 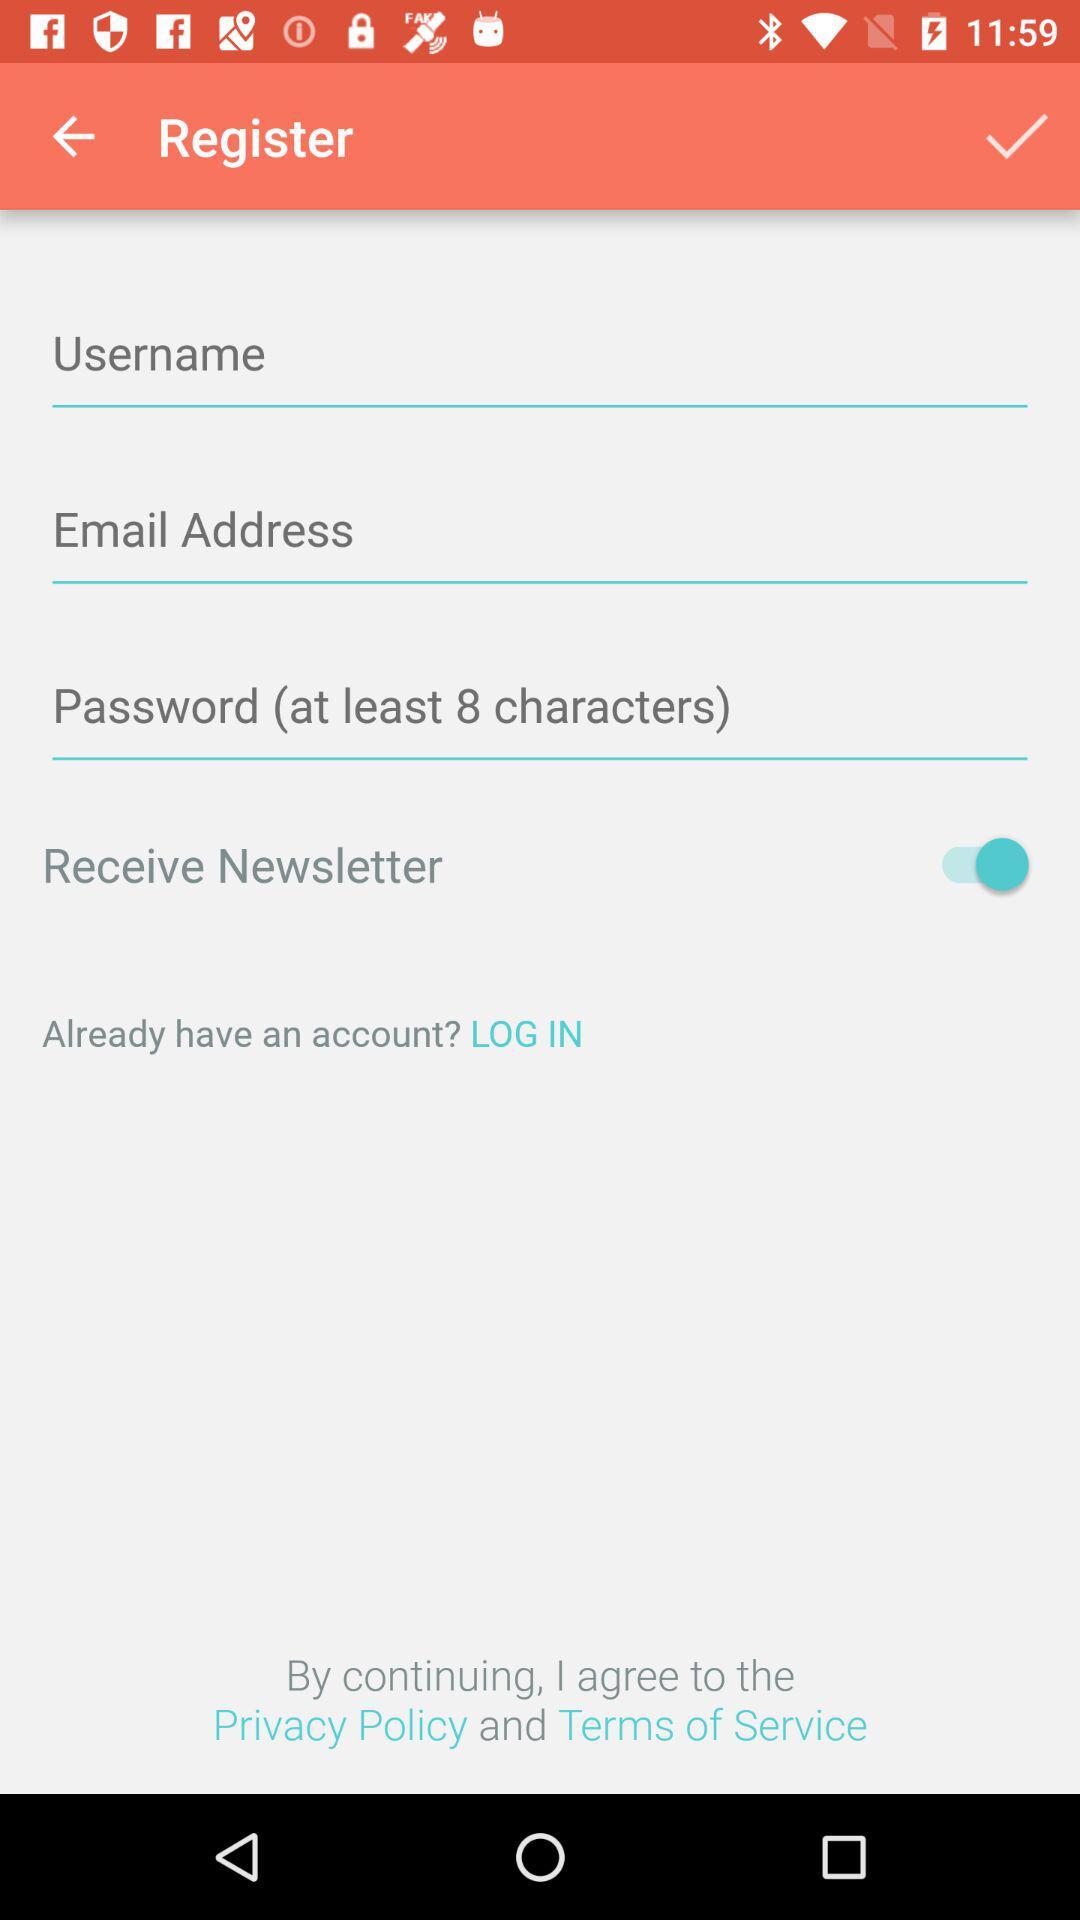 What do you see at coordinates (540, 354) in the screenshot?
I see `username` at bounding box center [540, 354].